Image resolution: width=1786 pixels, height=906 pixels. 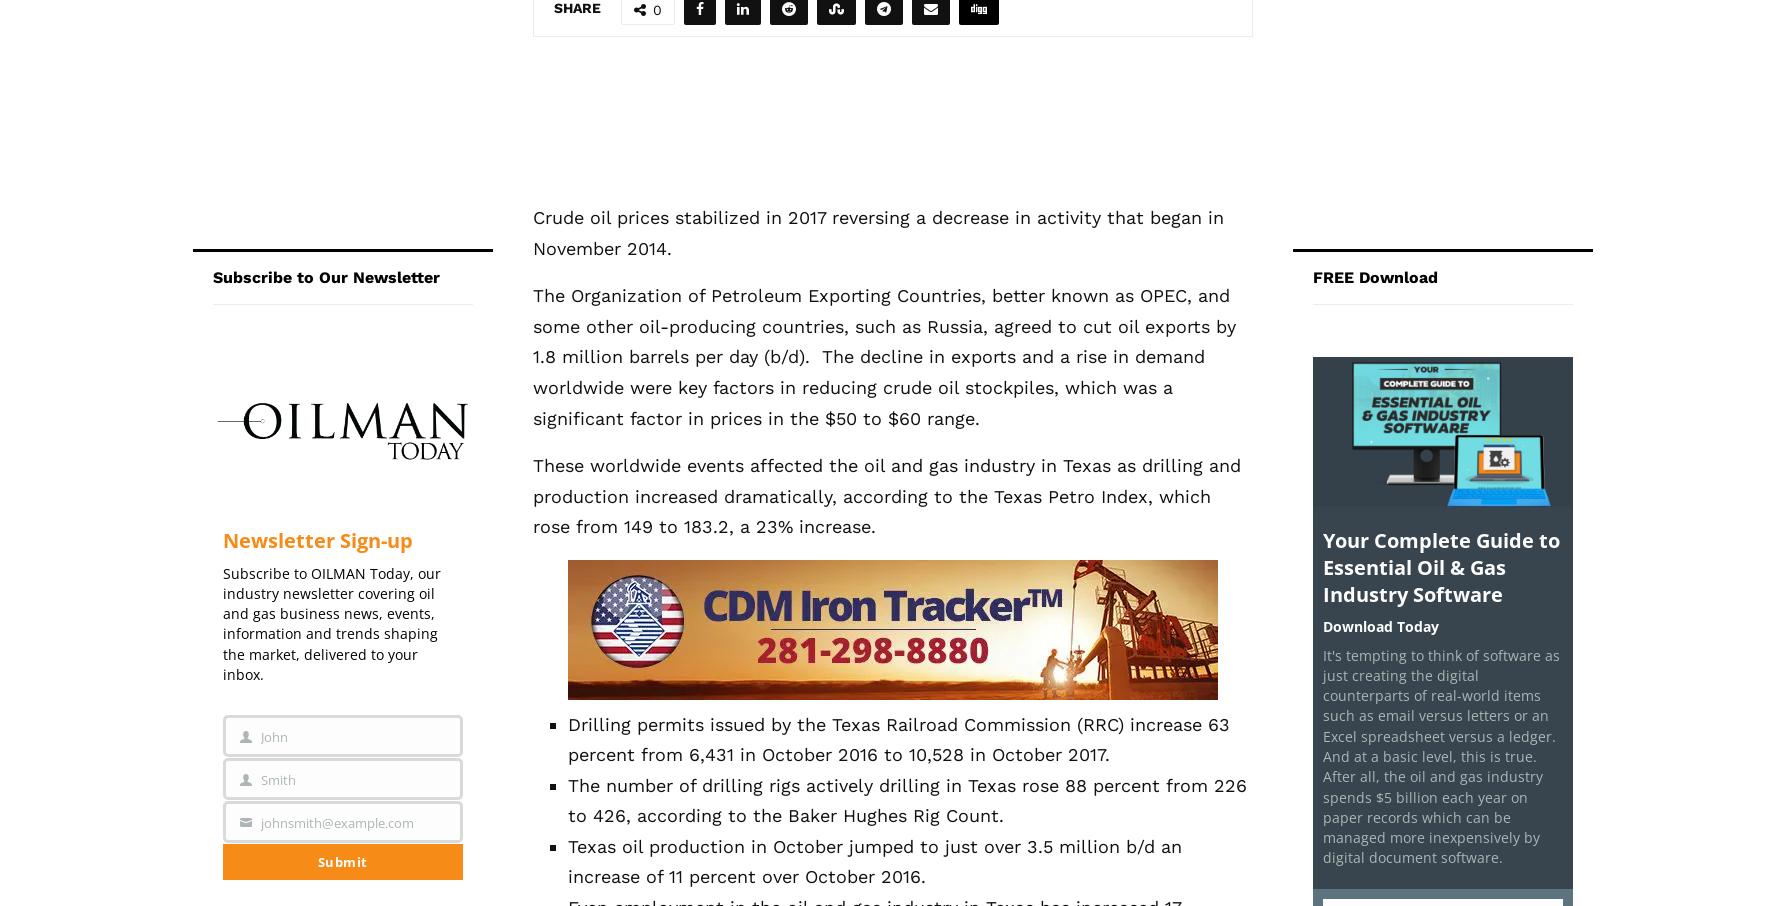 I want to click on 'Subscribe to Our Newsletter', so click(x=212, y=275).